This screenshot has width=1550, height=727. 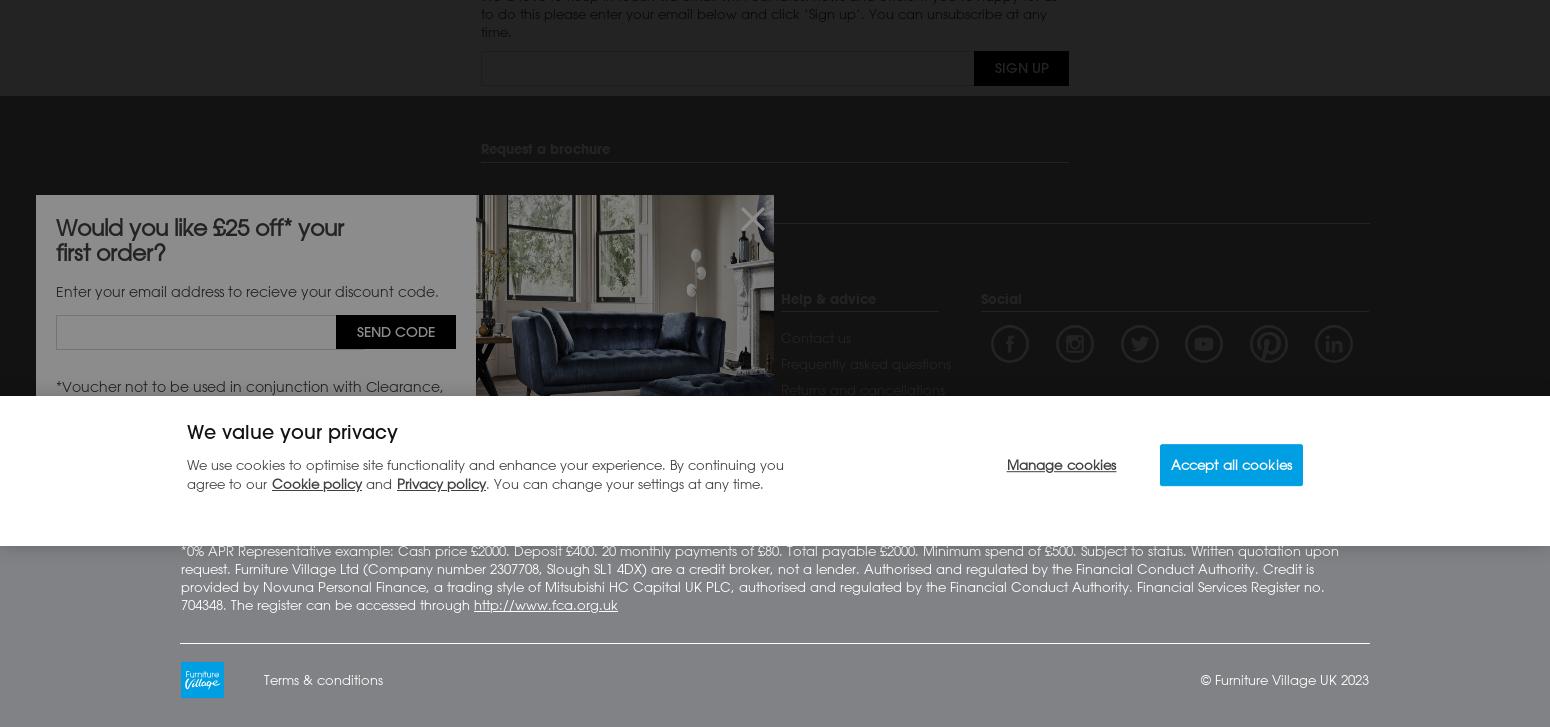 What do you see at coordinates (815, 336) in the screenshot?
I see `'Contact us'` at bounding box center [815, 336].